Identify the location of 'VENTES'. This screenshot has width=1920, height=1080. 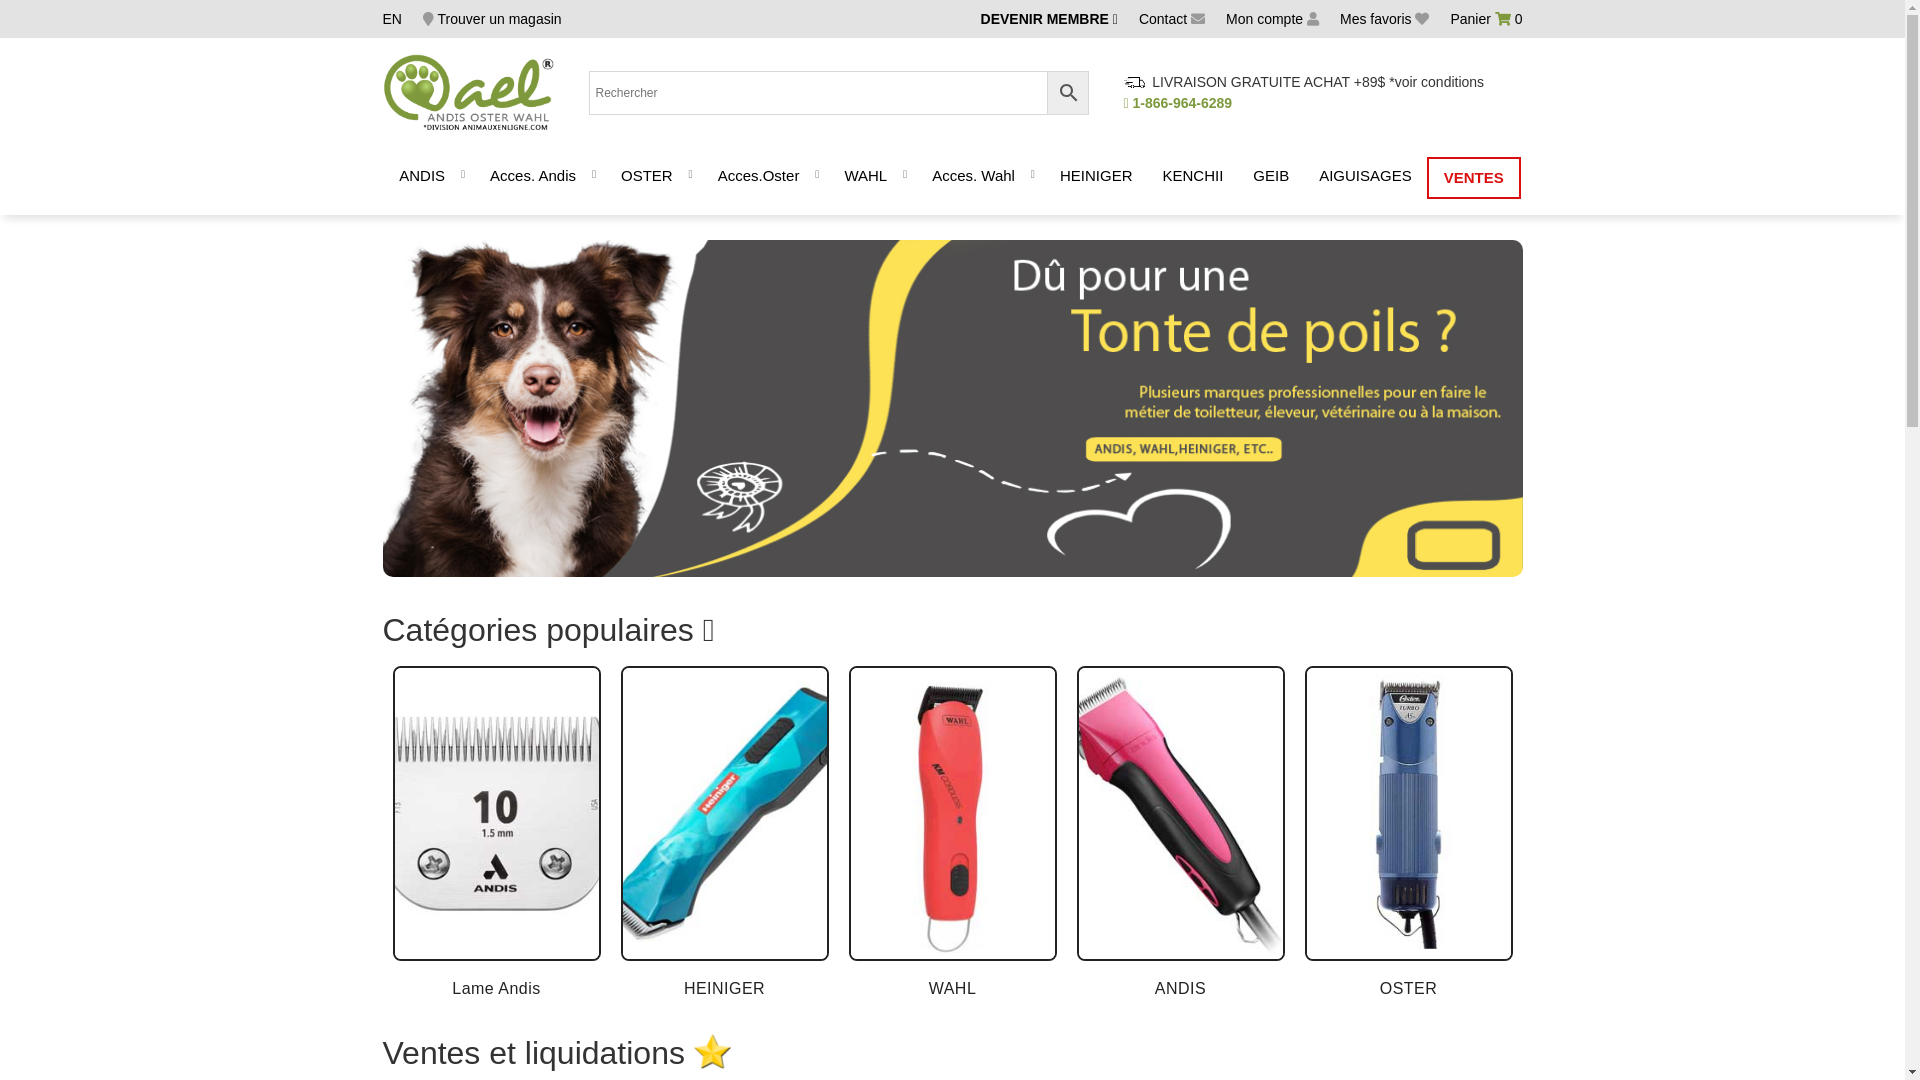
(1428, 176).